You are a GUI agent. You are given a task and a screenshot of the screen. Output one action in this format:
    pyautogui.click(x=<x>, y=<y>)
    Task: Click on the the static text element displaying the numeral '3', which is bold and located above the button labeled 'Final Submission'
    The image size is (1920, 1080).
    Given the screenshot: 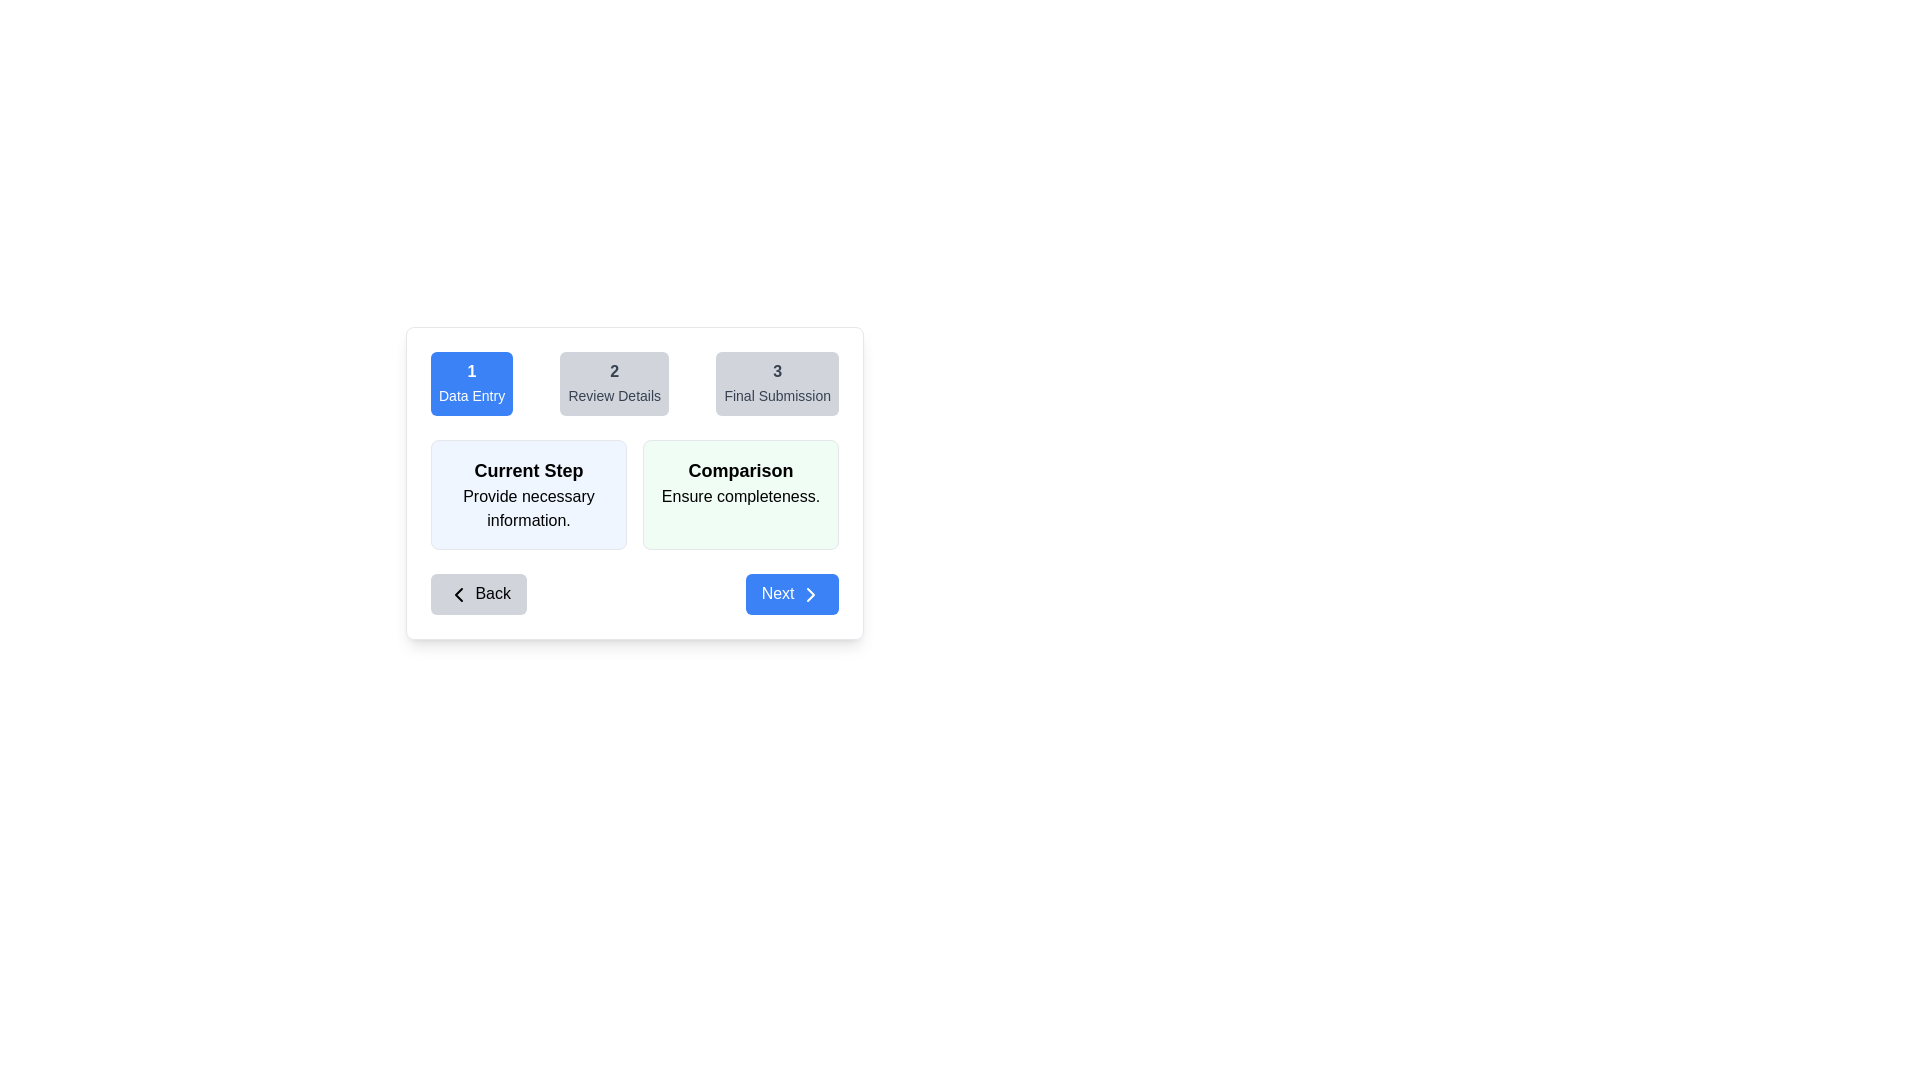 What is the action you would take?
    pyautogui.click(x=776, y=371)
    